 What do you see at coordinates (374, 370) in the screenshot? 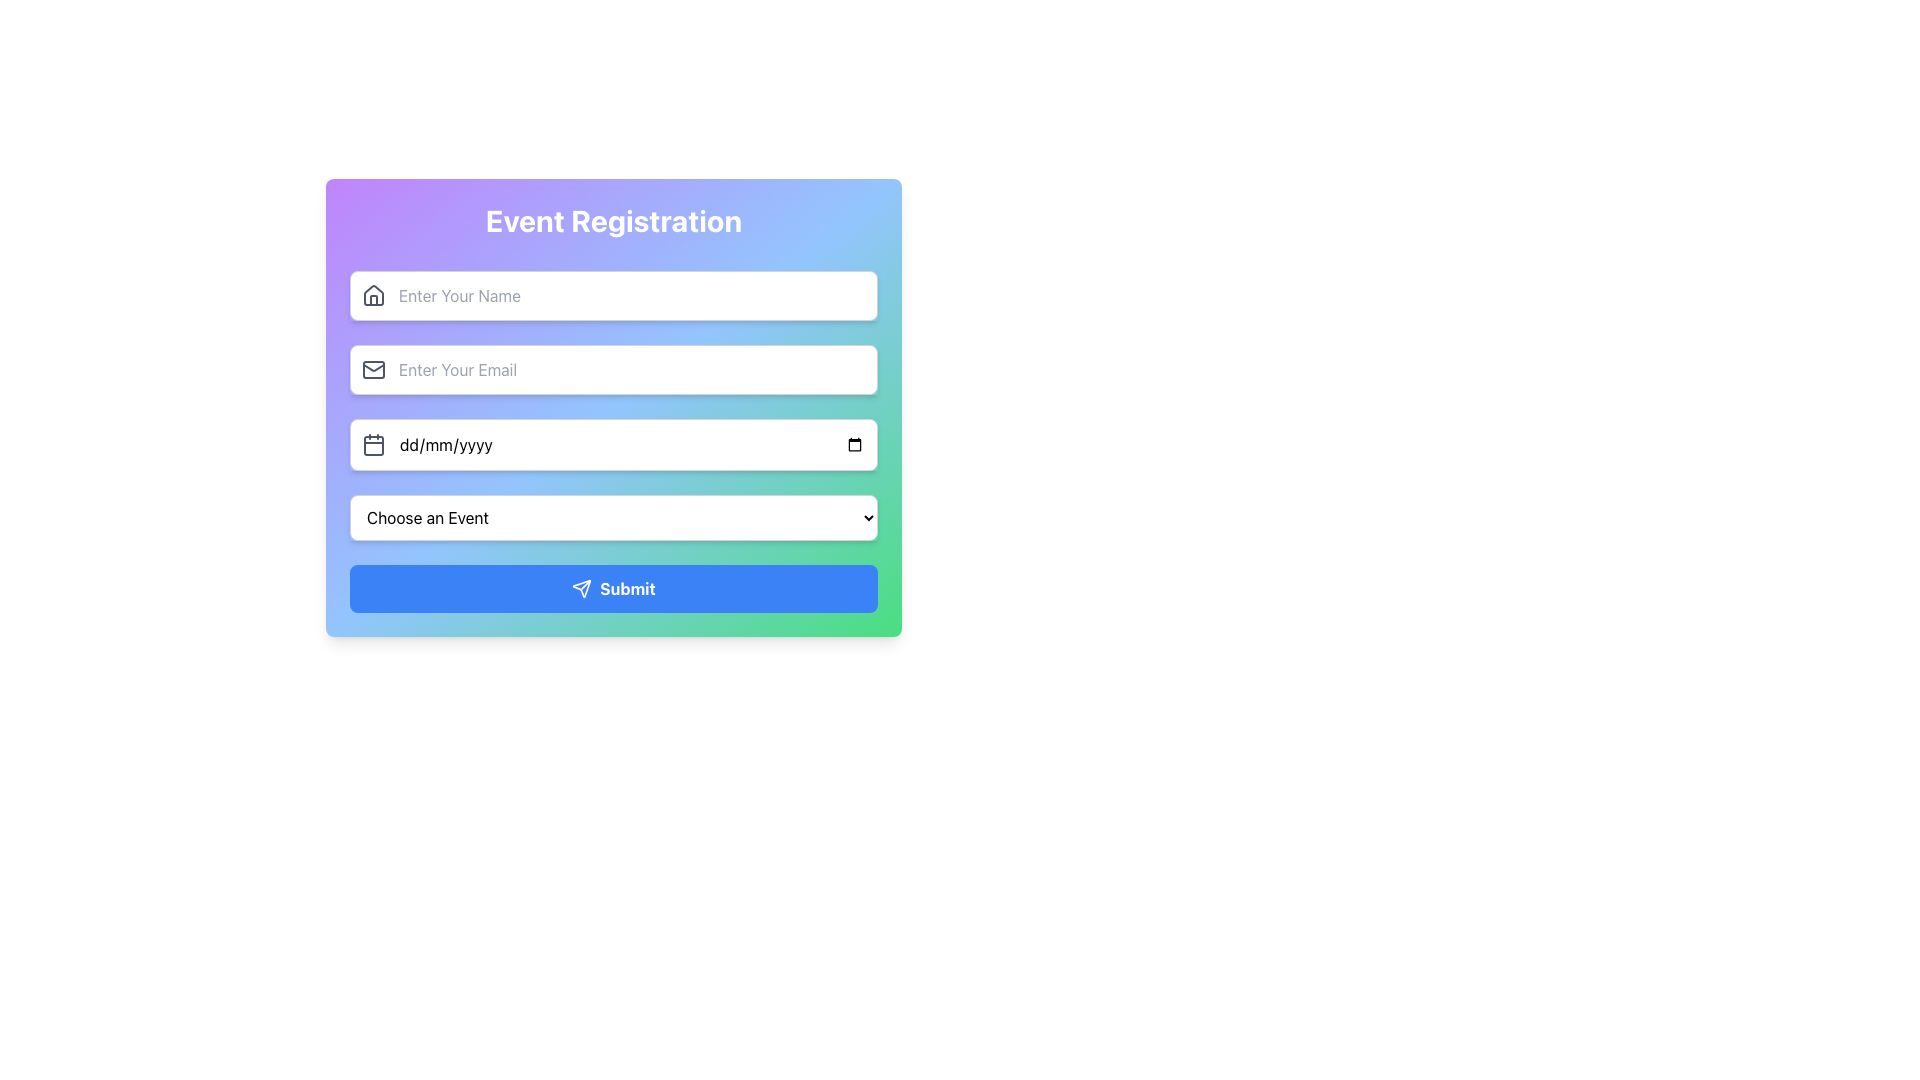
I see `the email input field icon located in the second row of the form, positioned to the left of the input box with the placeholder 'Enter Your Email.'` at bounding box center [374, 370].